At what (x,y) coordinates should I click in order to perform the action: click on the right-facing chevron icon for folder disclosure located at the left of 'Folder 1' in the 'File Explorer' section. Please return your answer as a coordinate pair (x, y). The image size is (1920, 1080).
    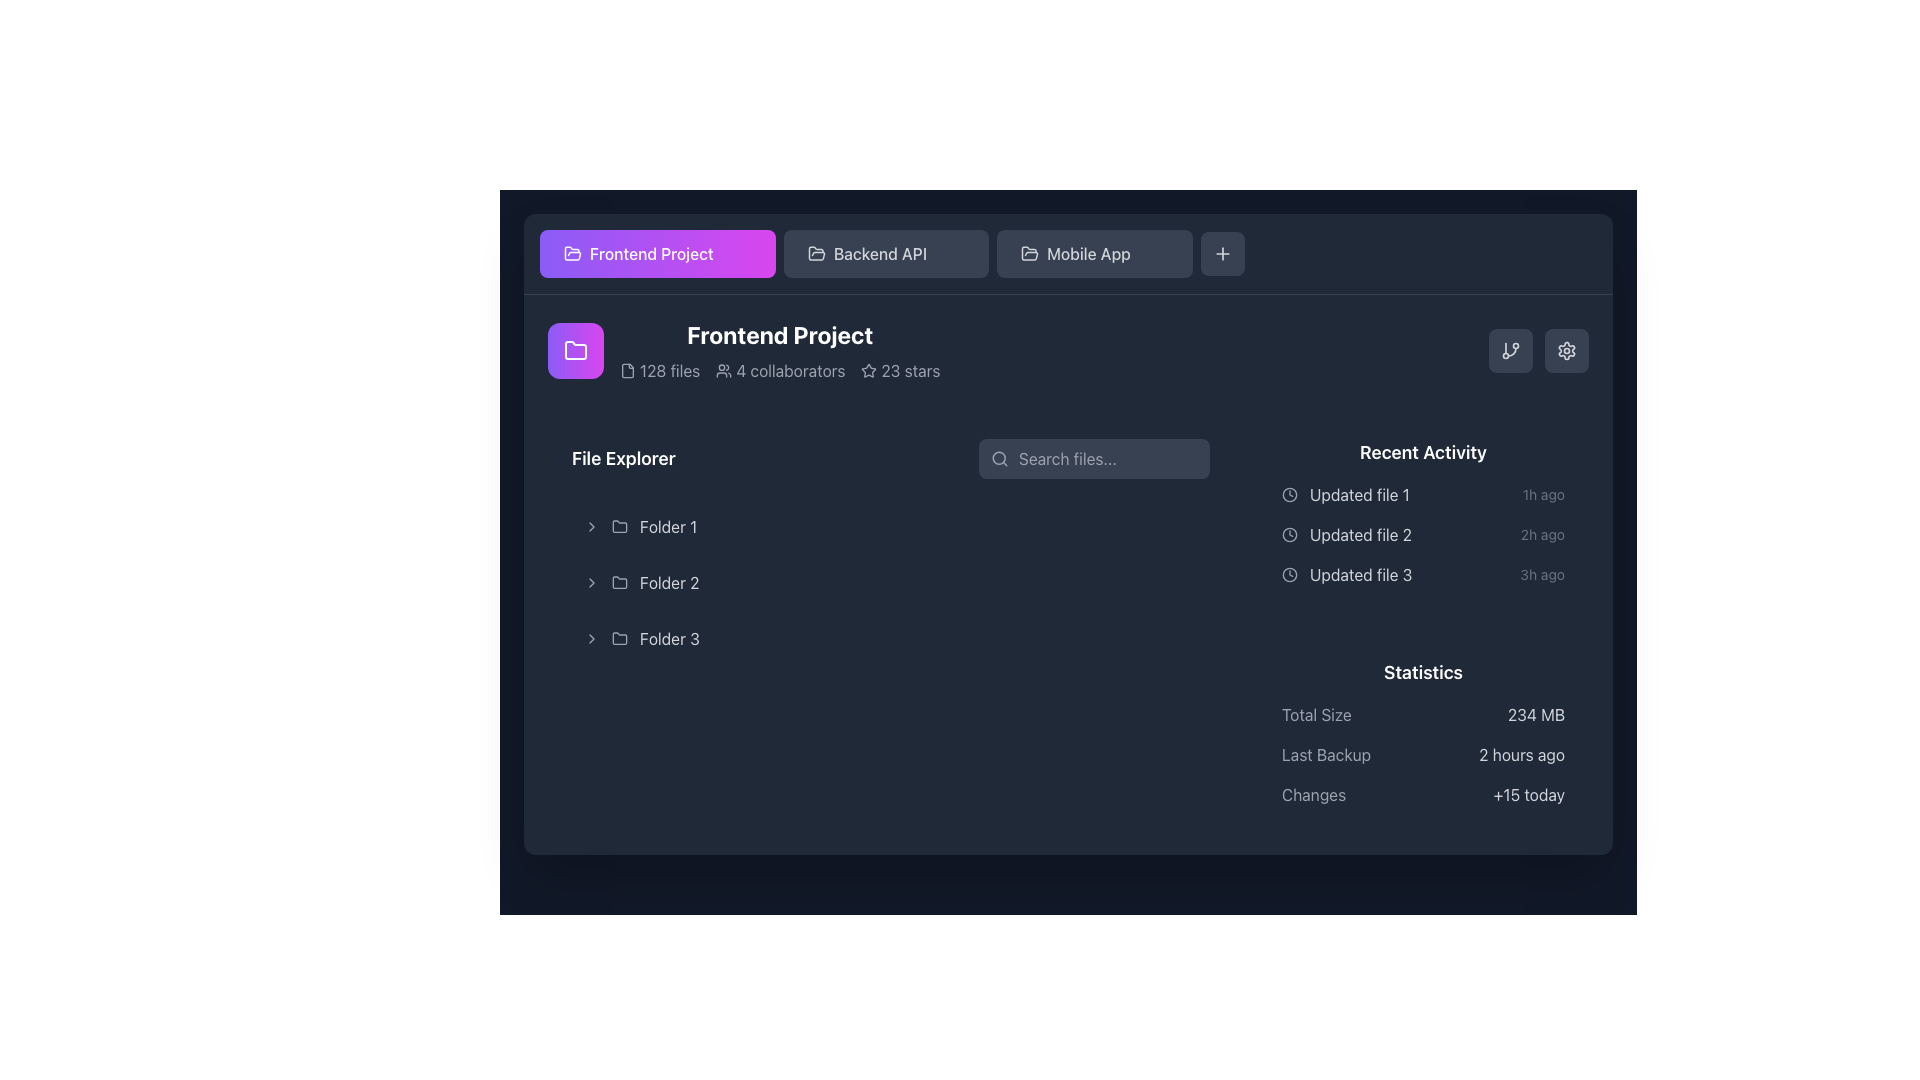
    Looking at the image, I should click on (590, 526).